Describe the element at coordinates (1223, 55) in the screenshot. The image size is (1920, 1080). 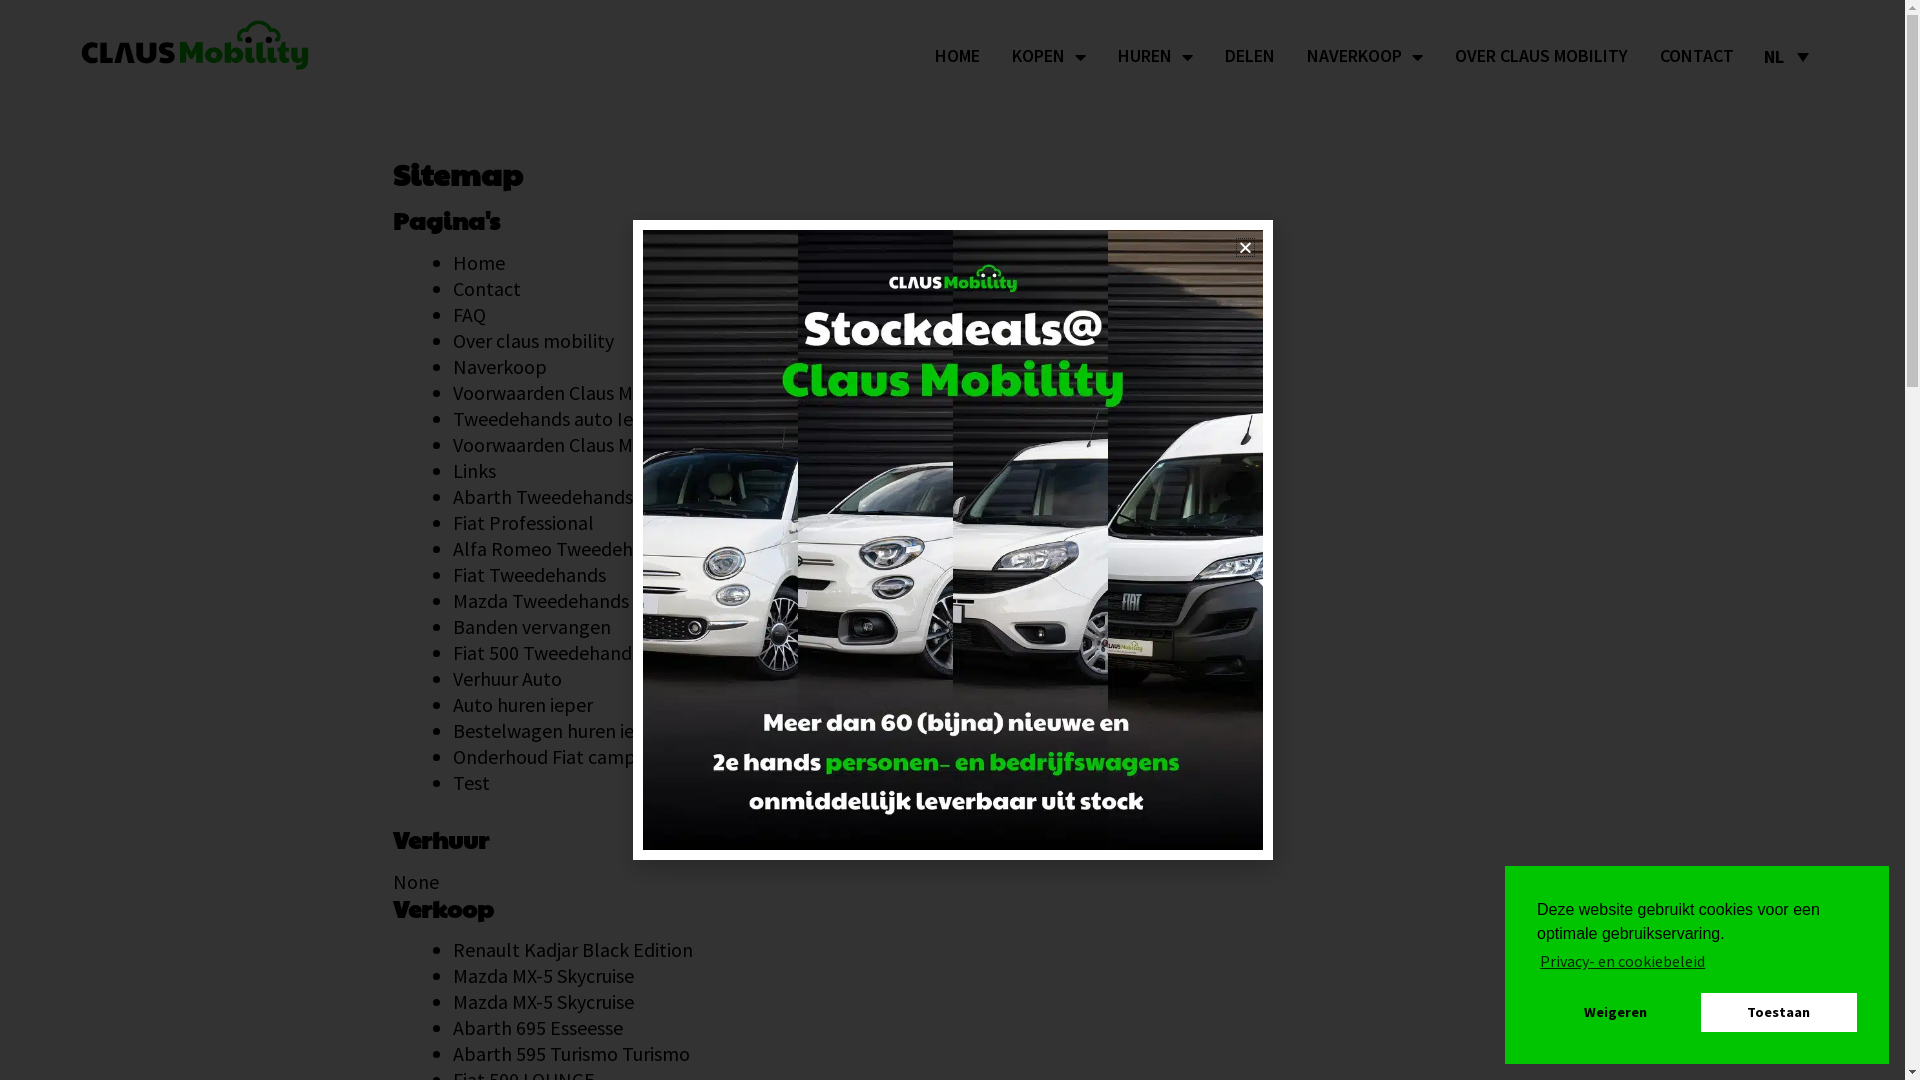
I see `'DELEN'` at that location.